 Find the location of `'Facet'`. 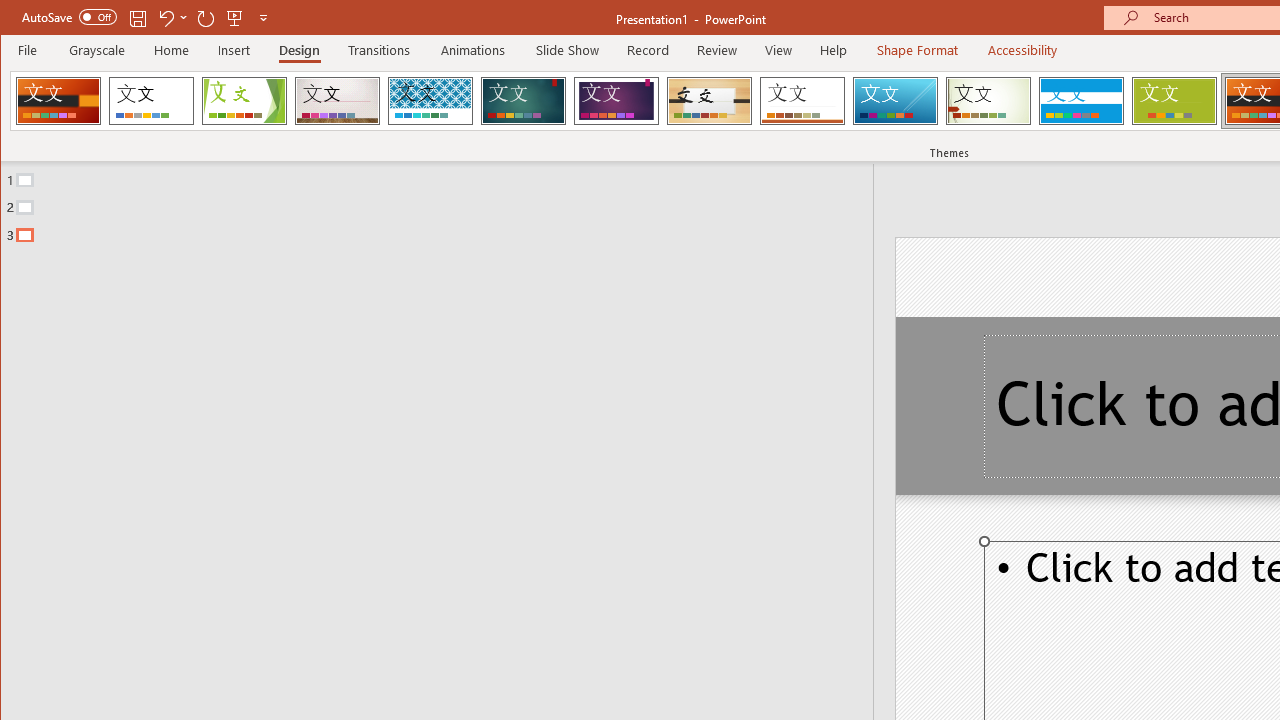

'Facet' is located at coordinates (243, 100).